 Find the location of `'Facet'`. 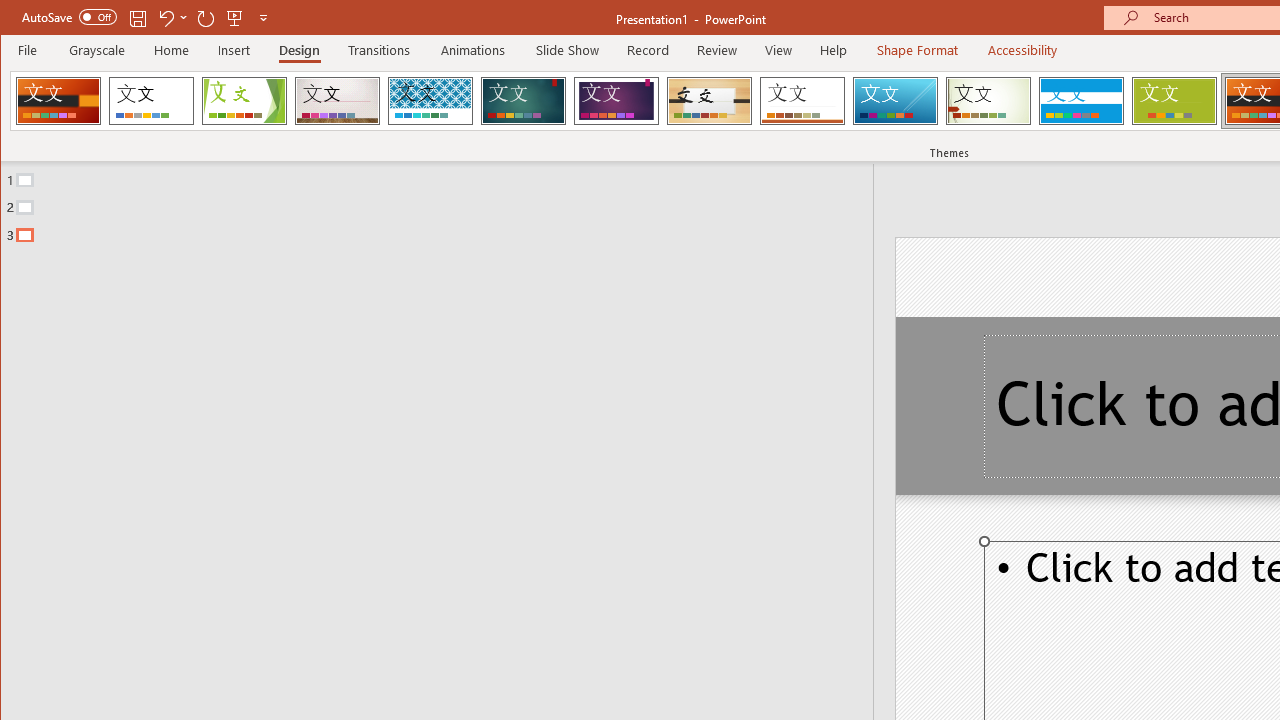

'Facet' is located at coordinates (243, 100).